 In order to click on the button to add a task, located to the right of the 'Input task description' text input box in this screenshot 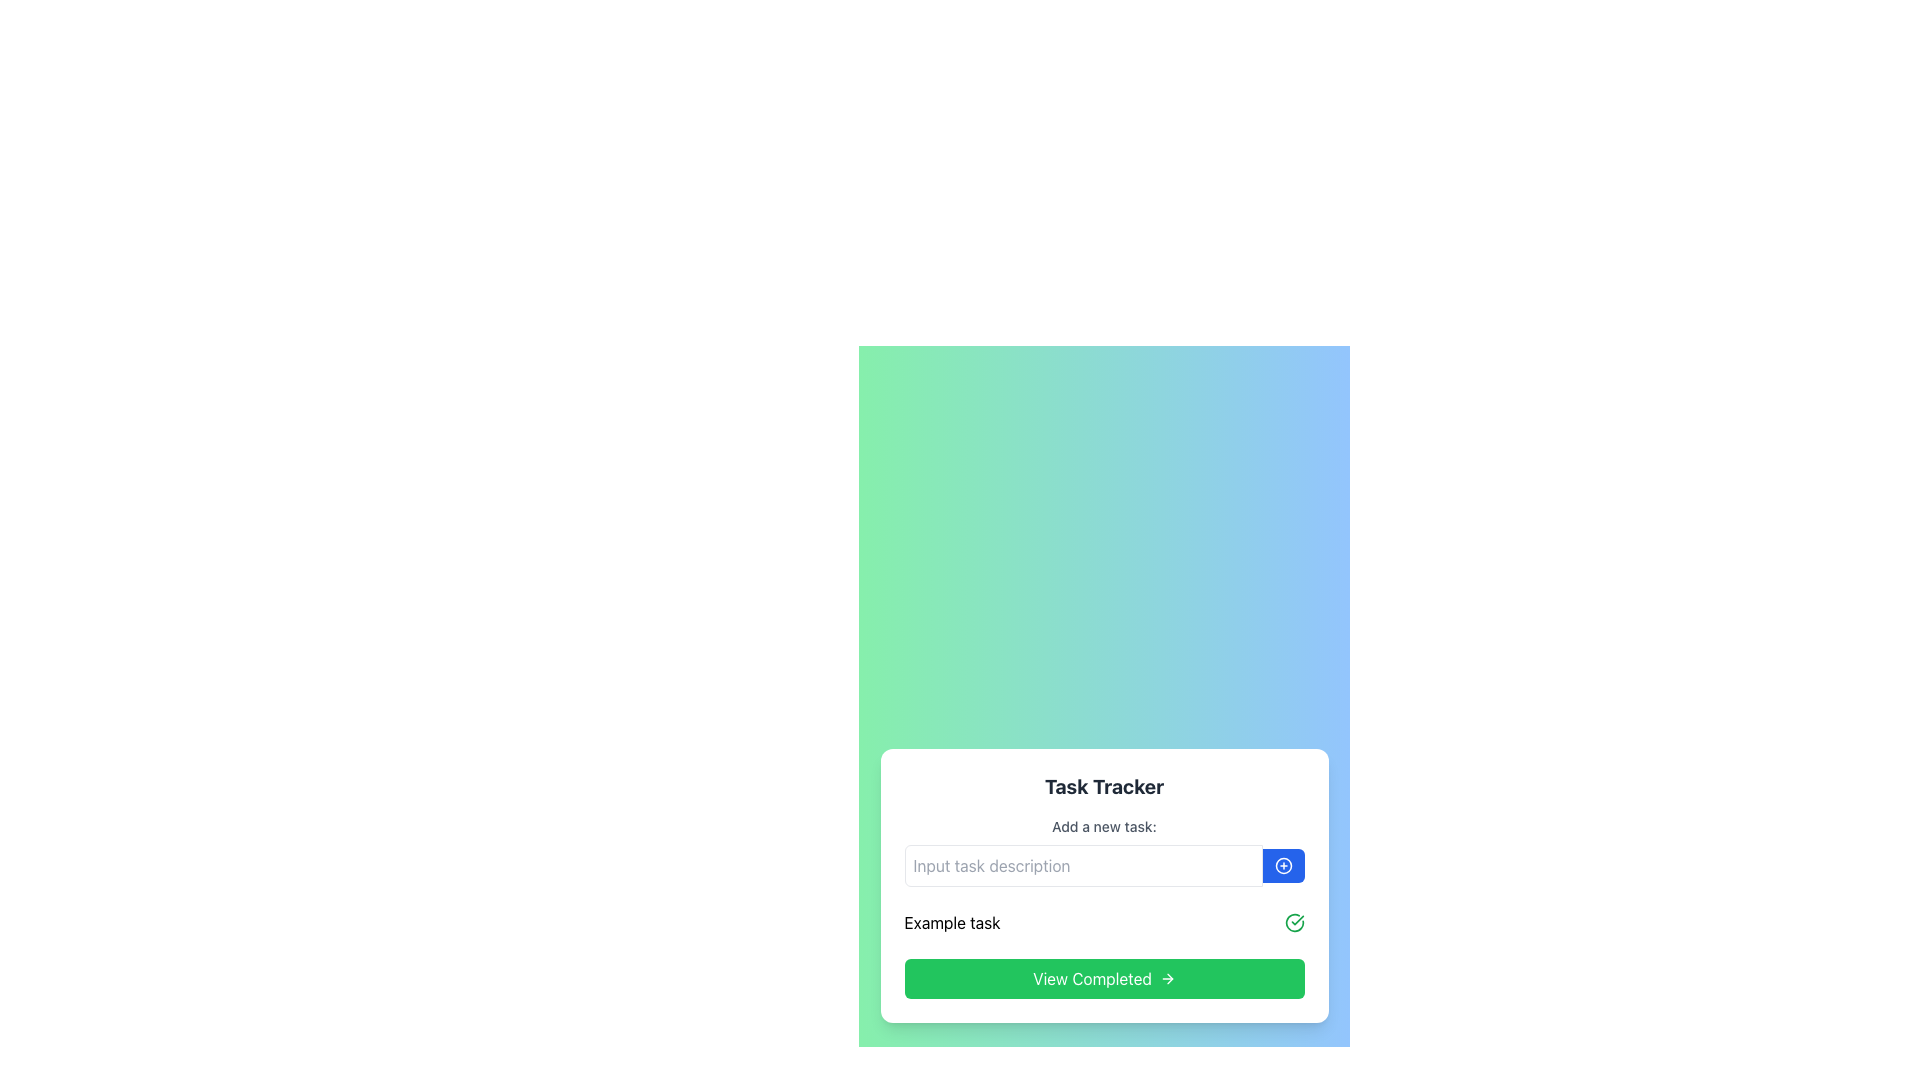, I will do `click(1283, 865)`.